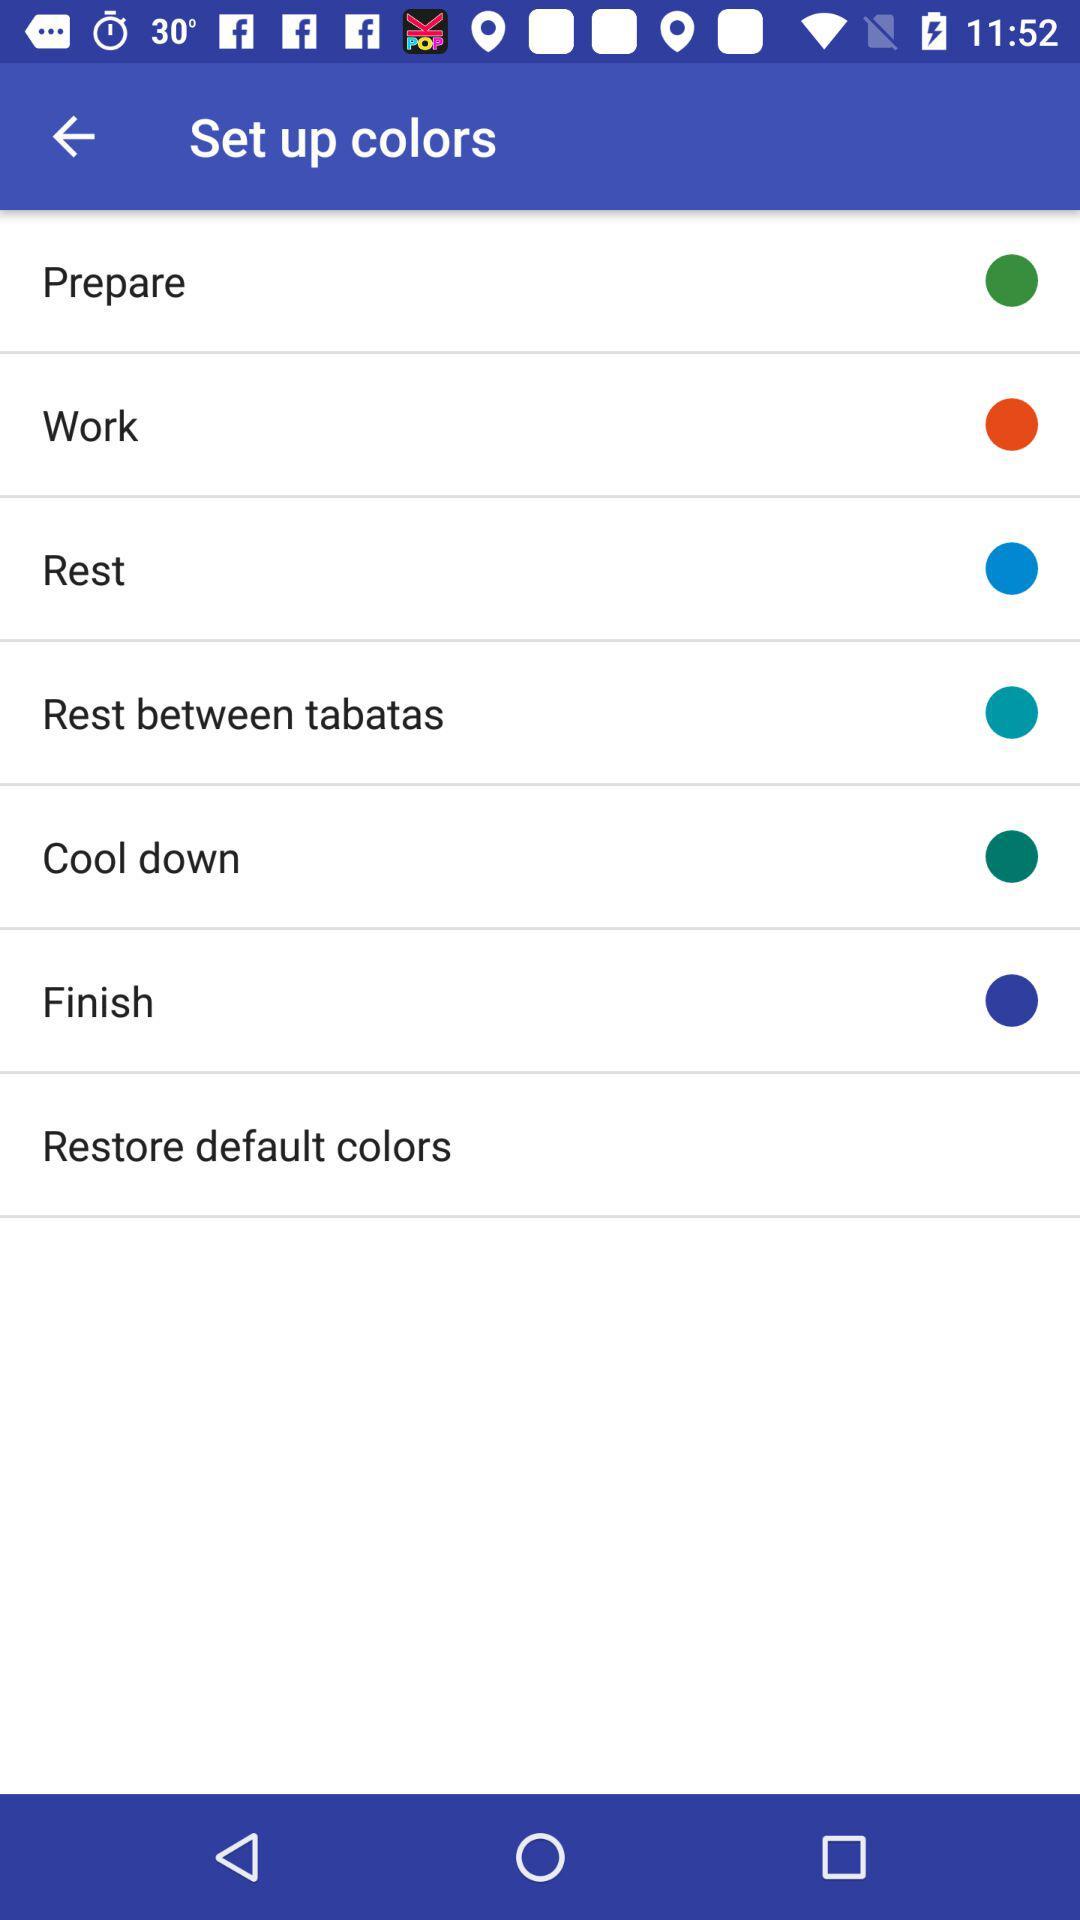  I want to click on the restore default colors item, so click(246, 1144).